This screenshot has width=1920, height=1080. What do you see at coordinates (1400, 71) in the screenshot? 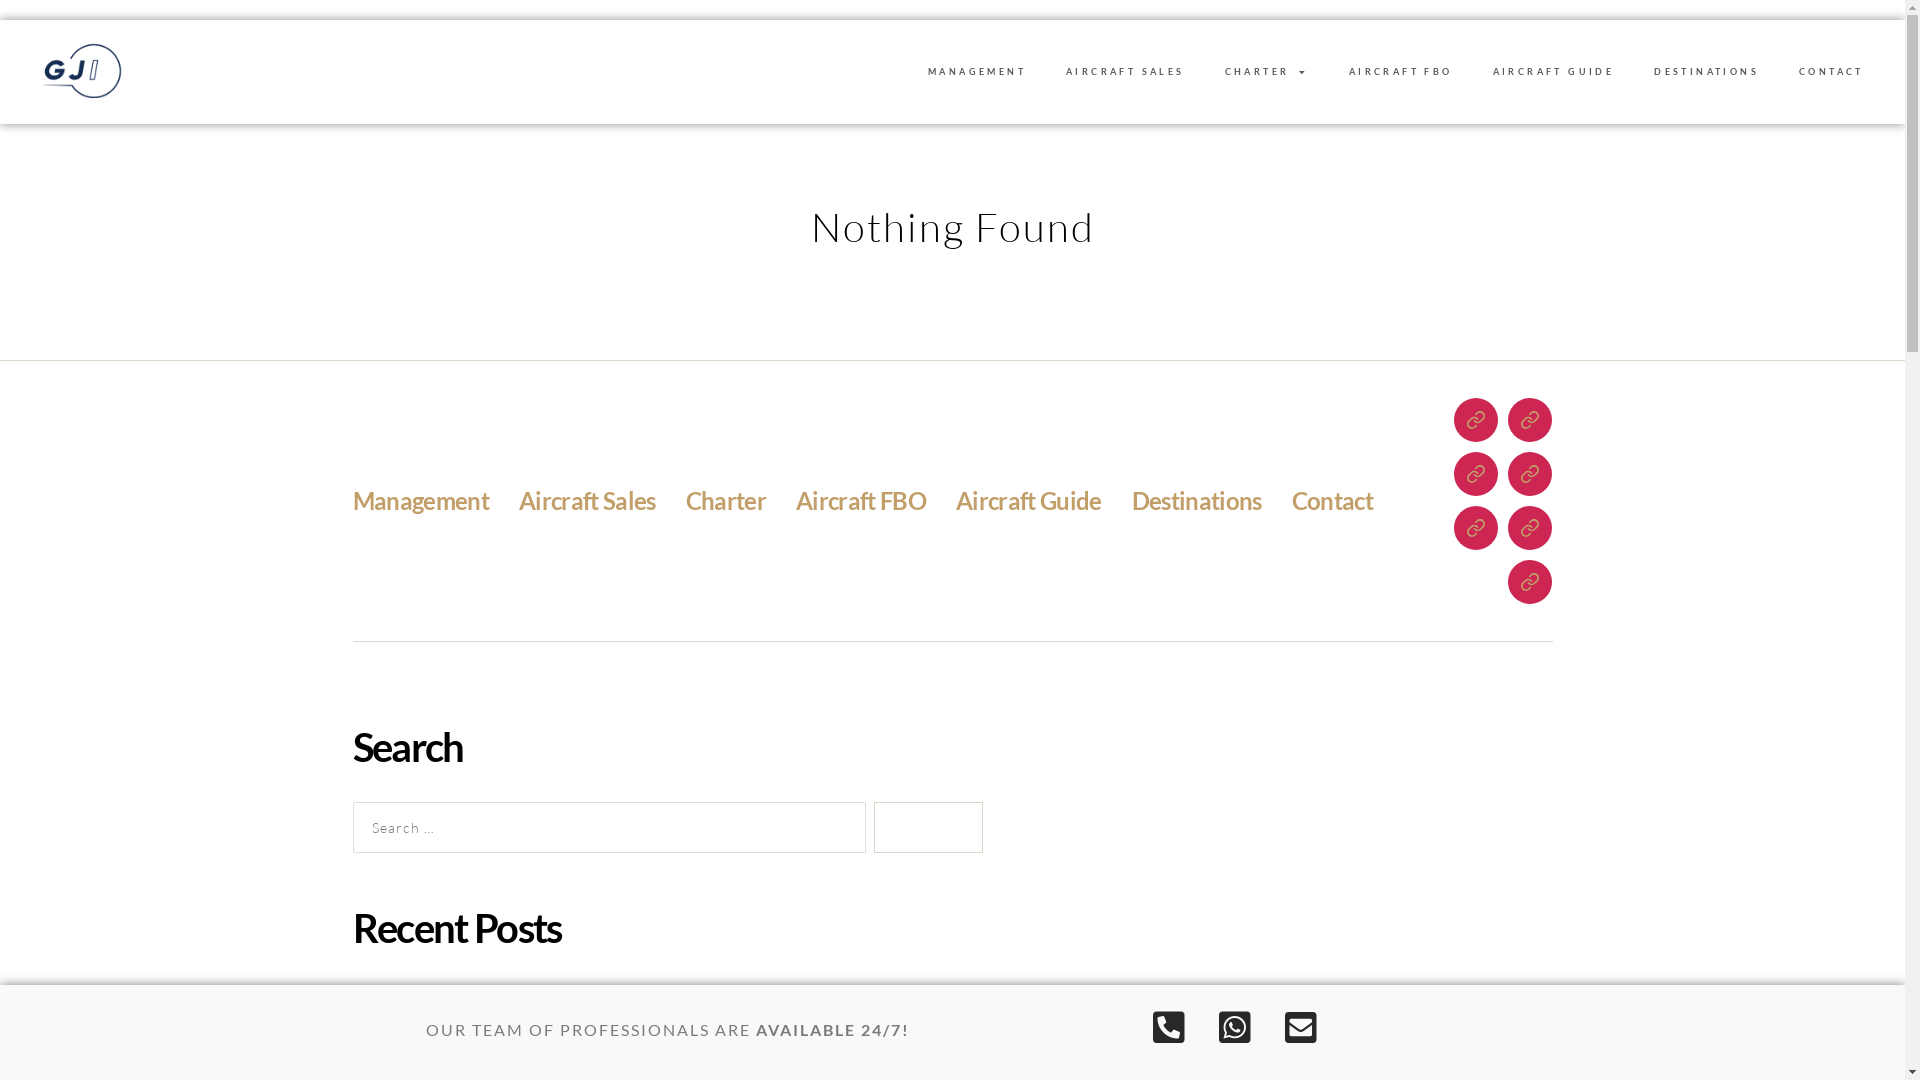
I see `'AIRCRAFT FBO'` at bounding box center [1400, 71].